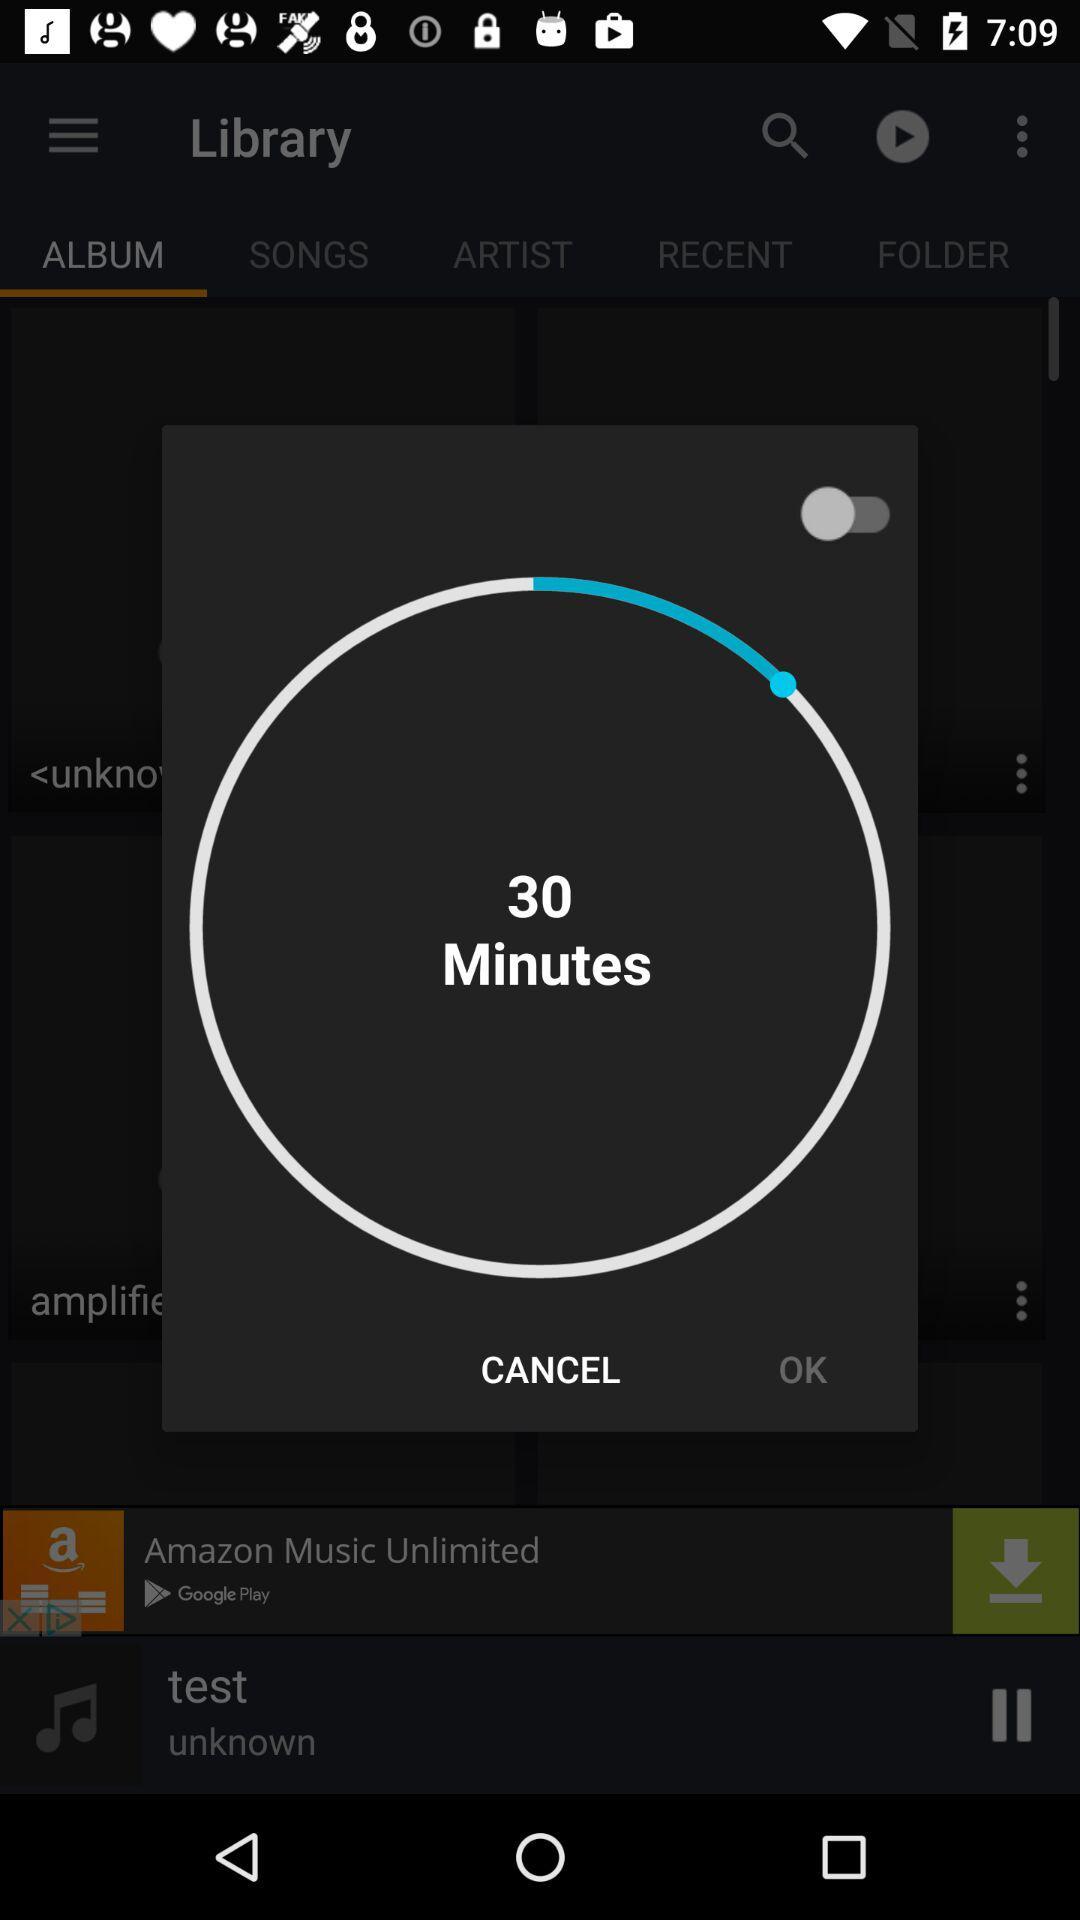 The height and width of the screenshot is (1920, 1080). I want to click on shows the slider option, so click(855, 513).